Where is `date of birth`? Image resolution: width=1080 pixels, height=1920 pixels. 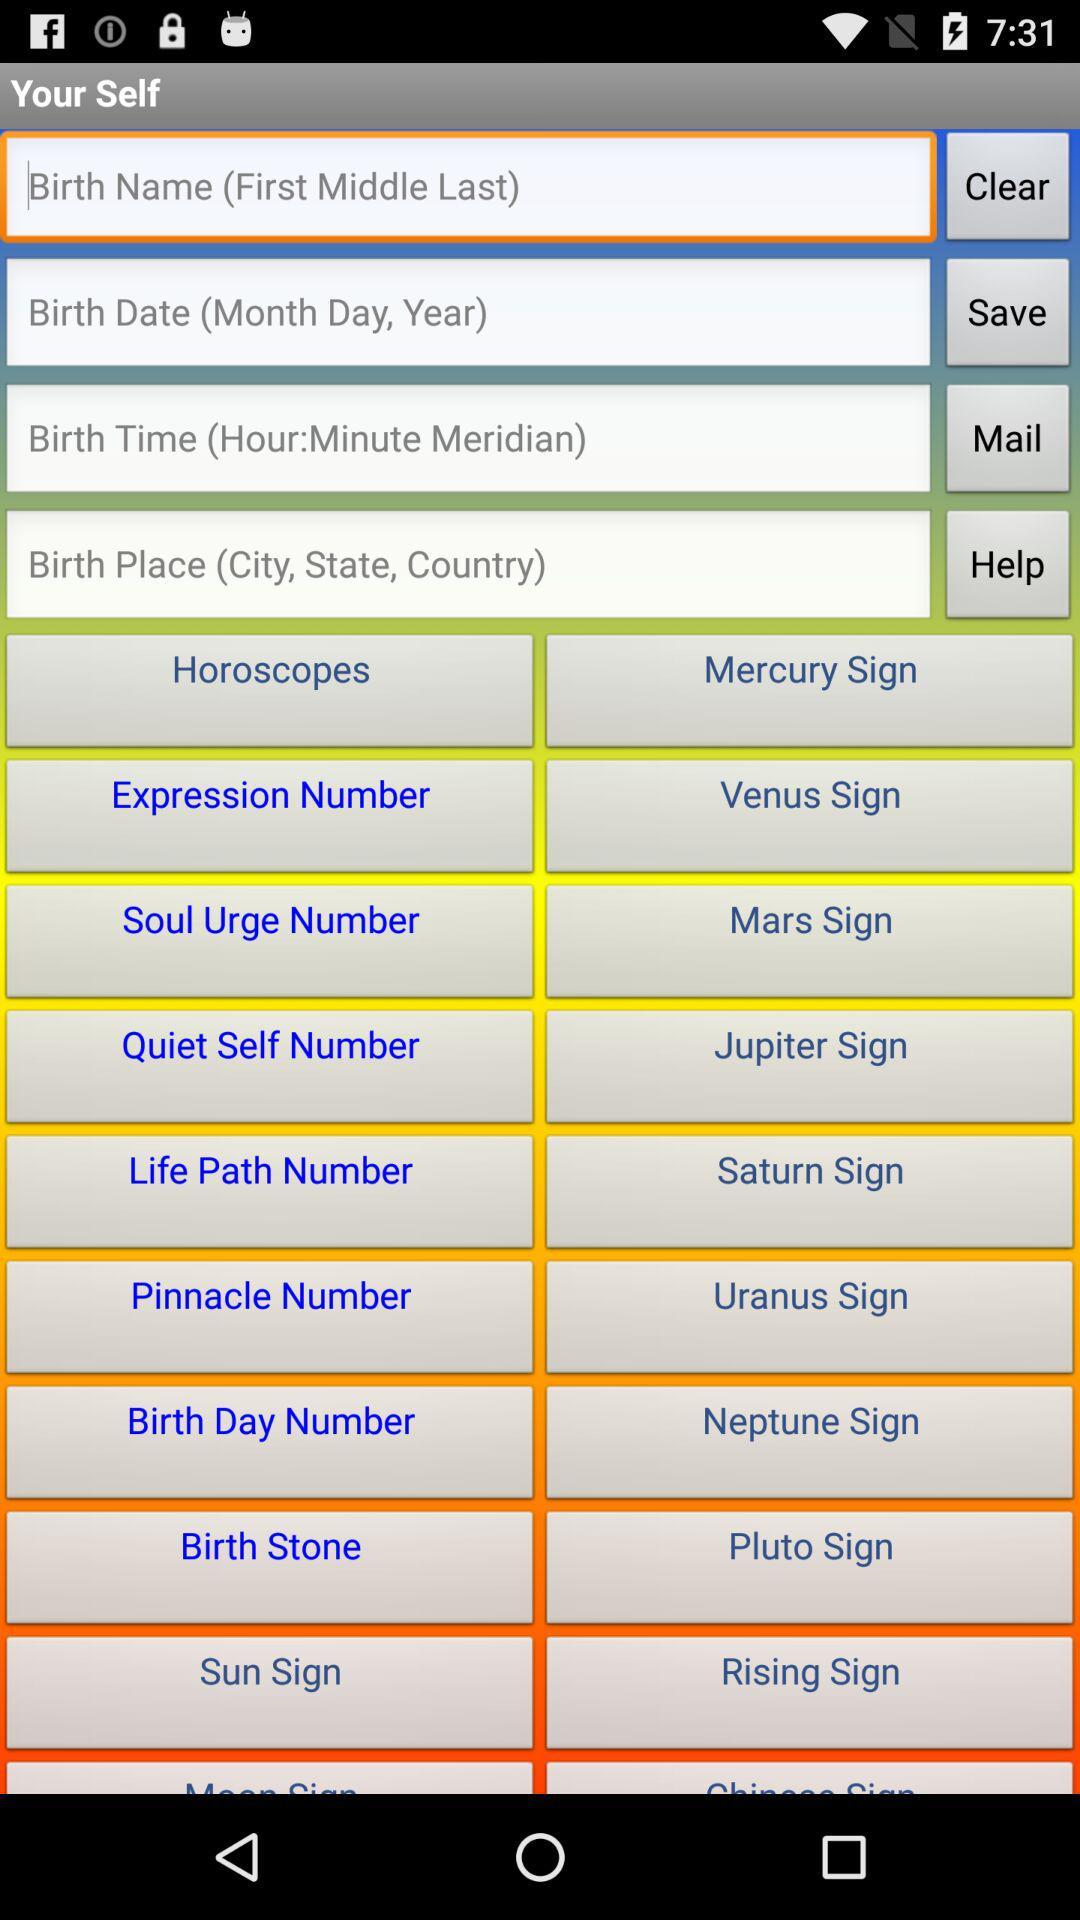
date of birth is located at coordinates (468, 316).